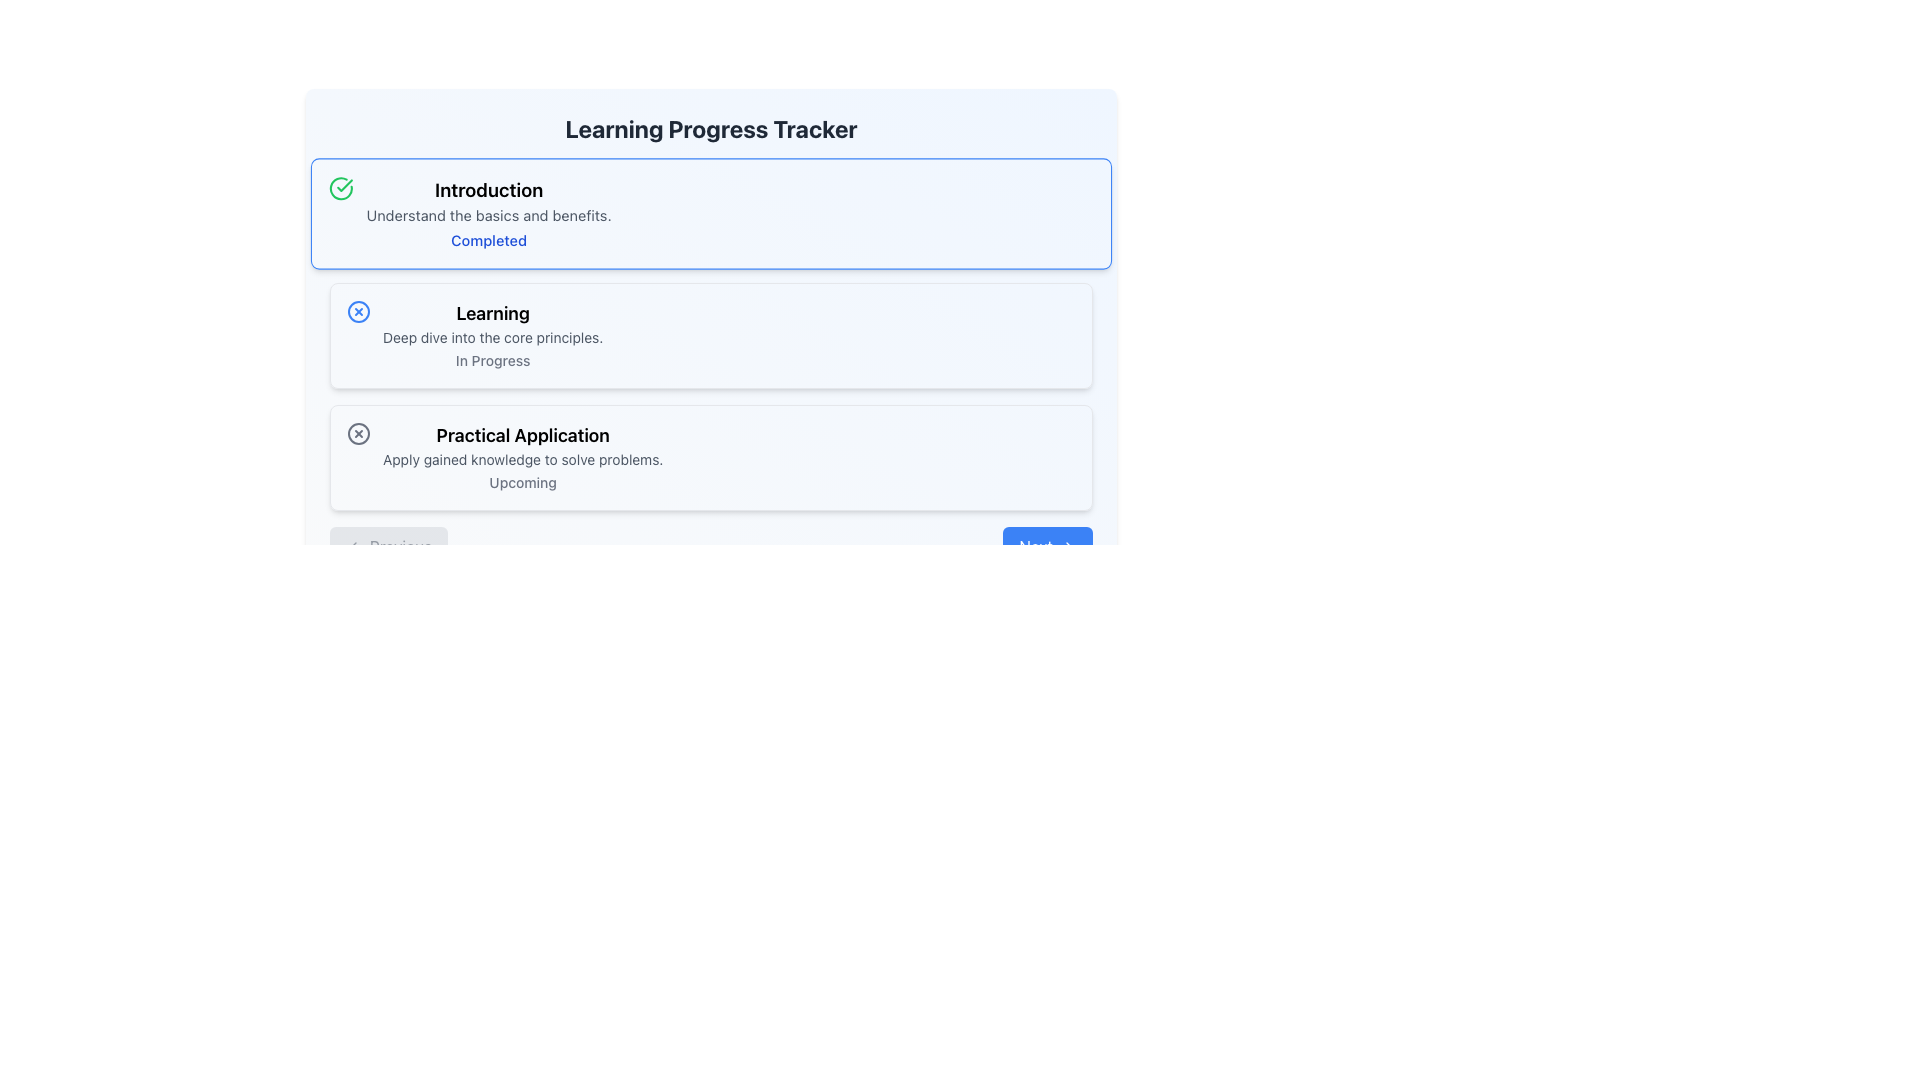 This screenshot has height=1080, width=1920. Describe the element at coordinates (711, 304) in the screenshot. I see `the progress indicator panel displaying the topic and current status, located below the 'Introduction' block and above the 'Practical Application' block` at that location.